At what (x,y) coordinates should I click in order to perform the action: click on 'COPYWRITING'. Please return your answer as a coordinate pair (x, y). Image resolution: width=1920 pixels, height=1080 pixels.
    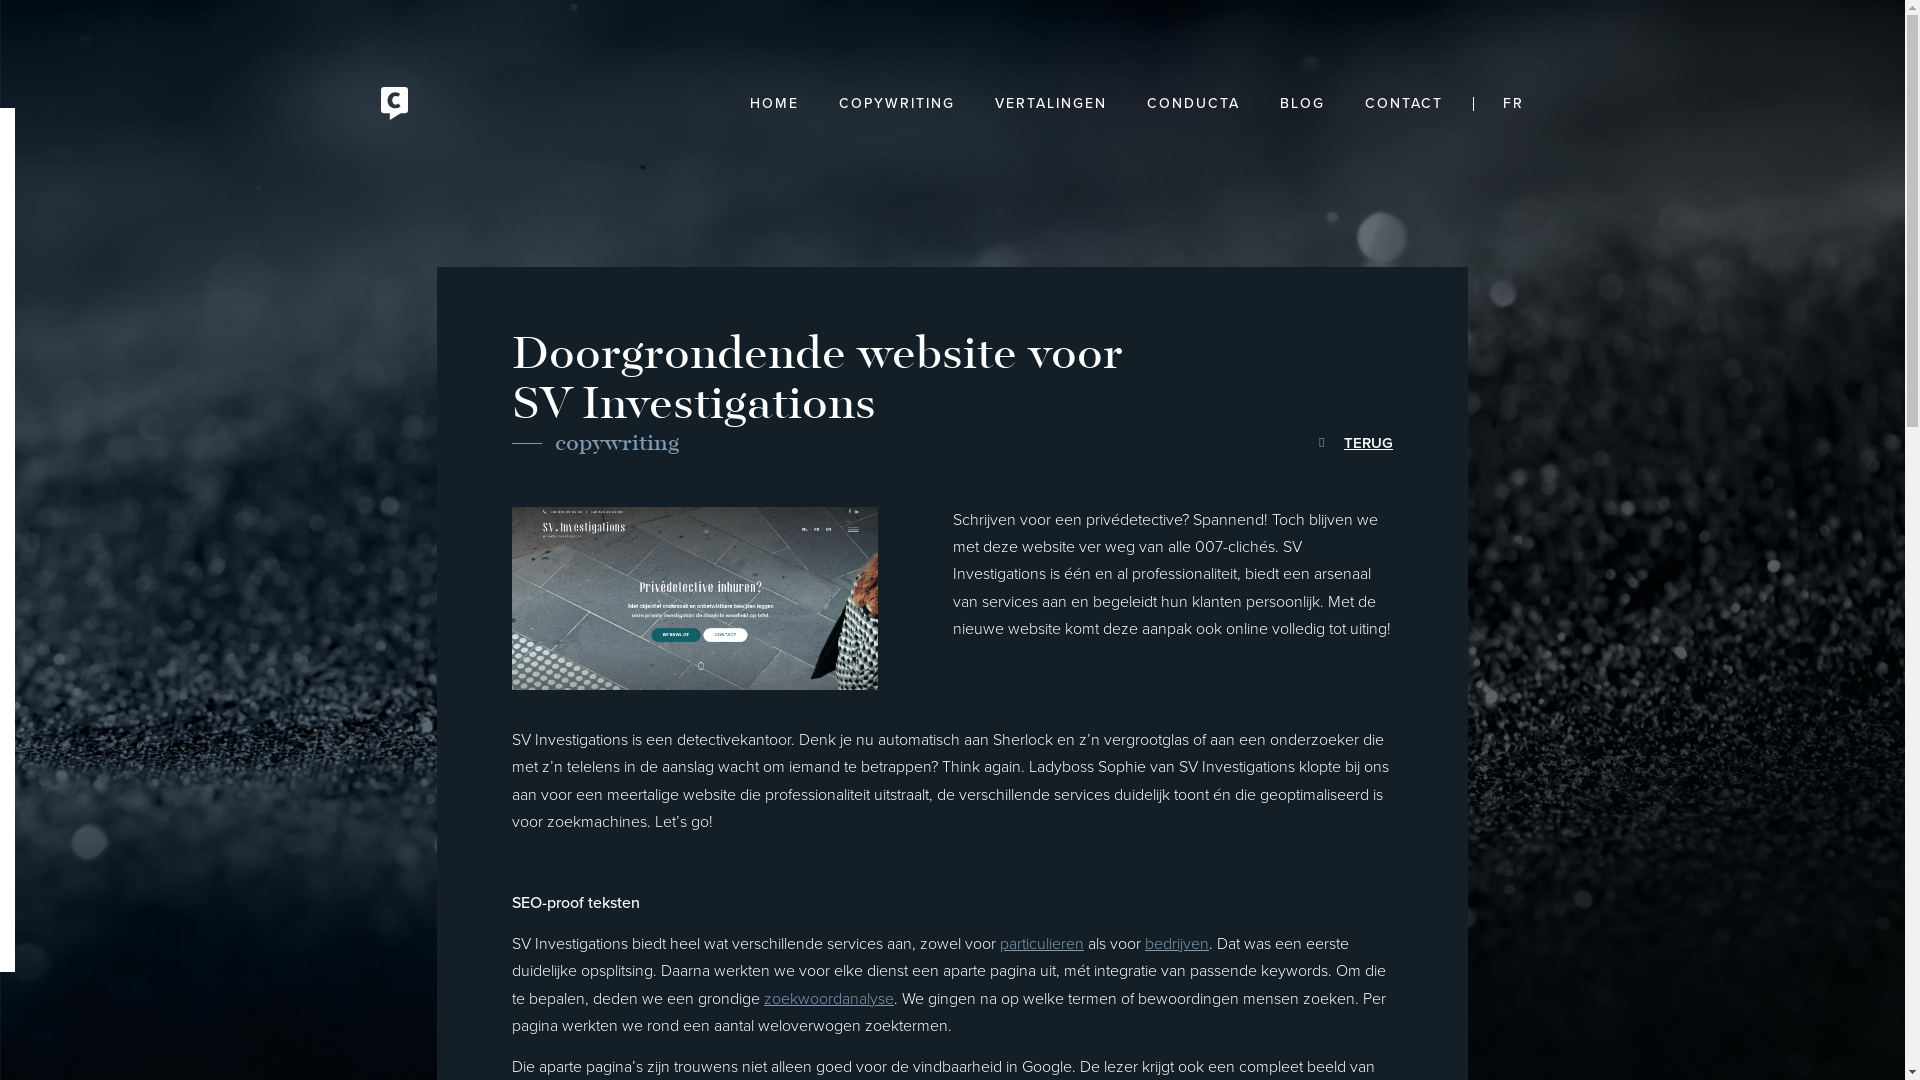
    Looking at the image, I should click on (896, 103).